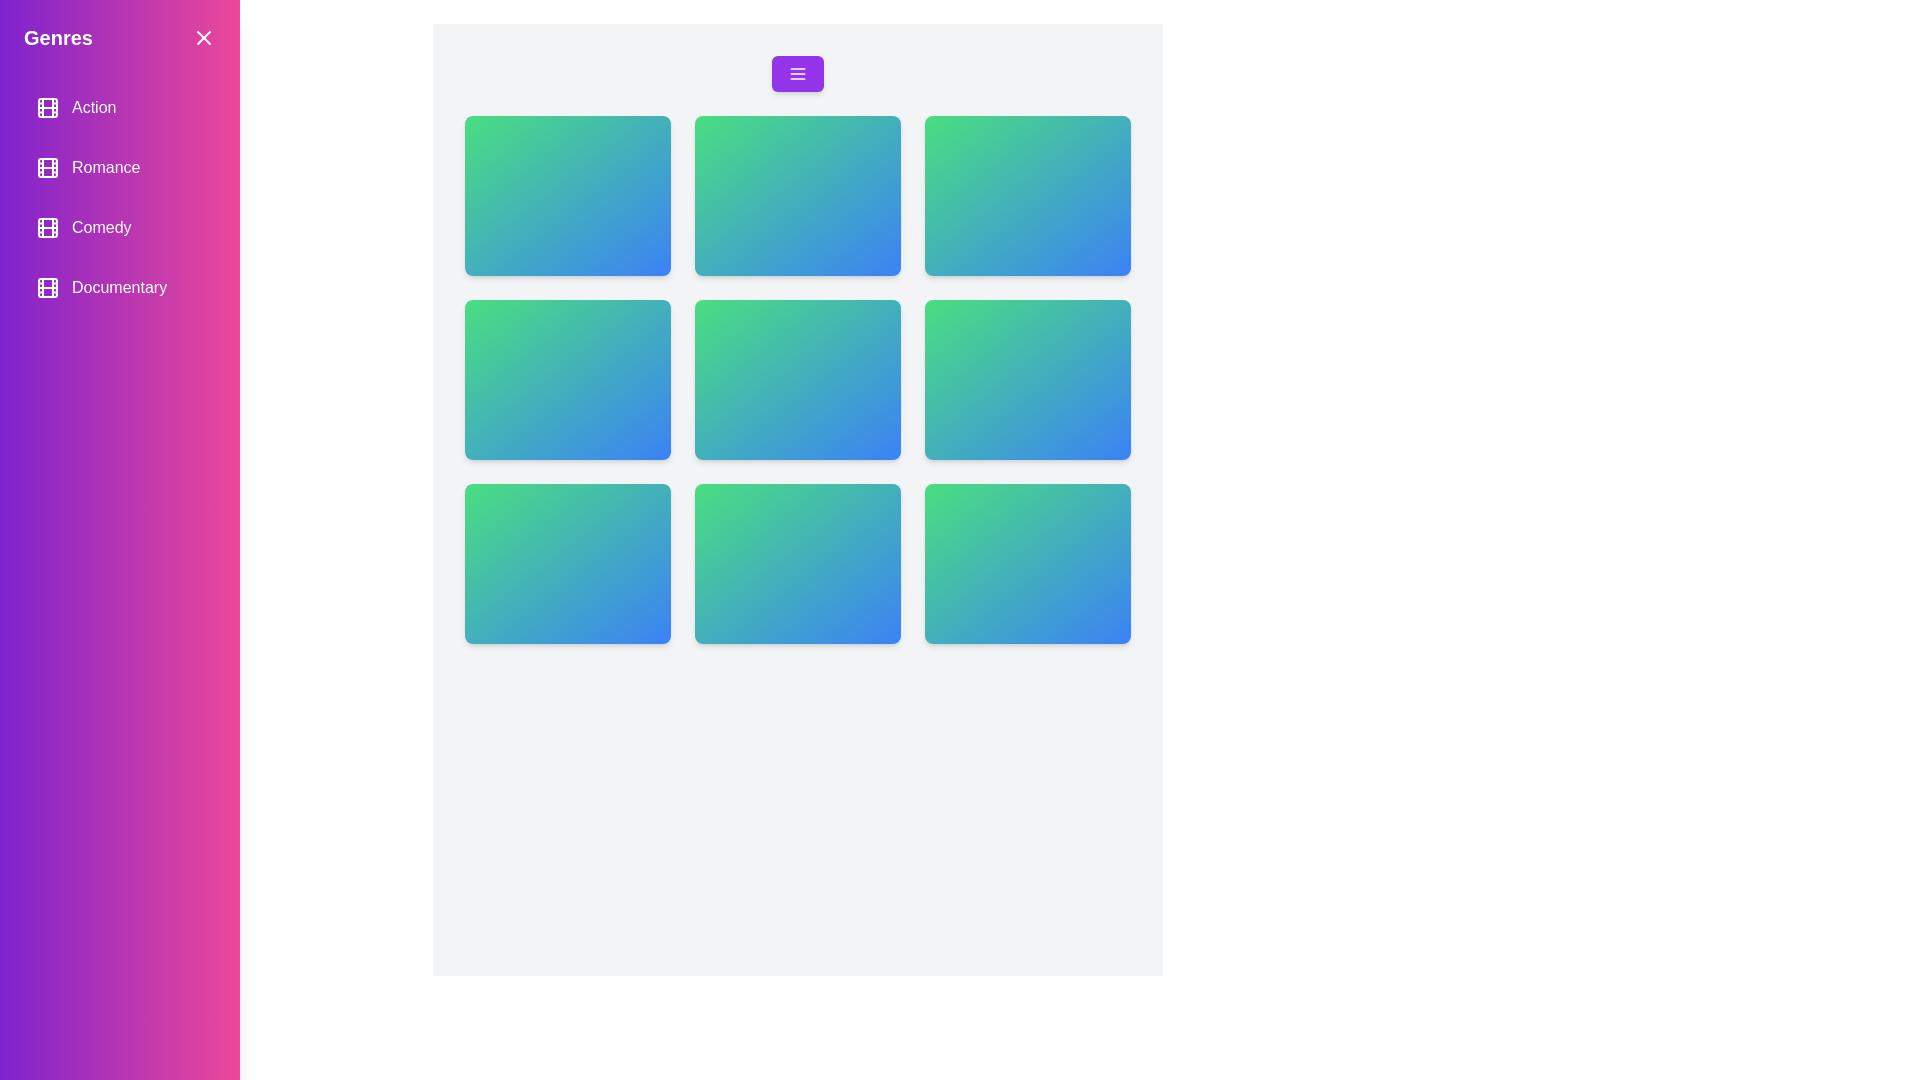 This screenshot has height=1080, width=1920. I want to click on the genre item labeled Romance, so click(119, 167).